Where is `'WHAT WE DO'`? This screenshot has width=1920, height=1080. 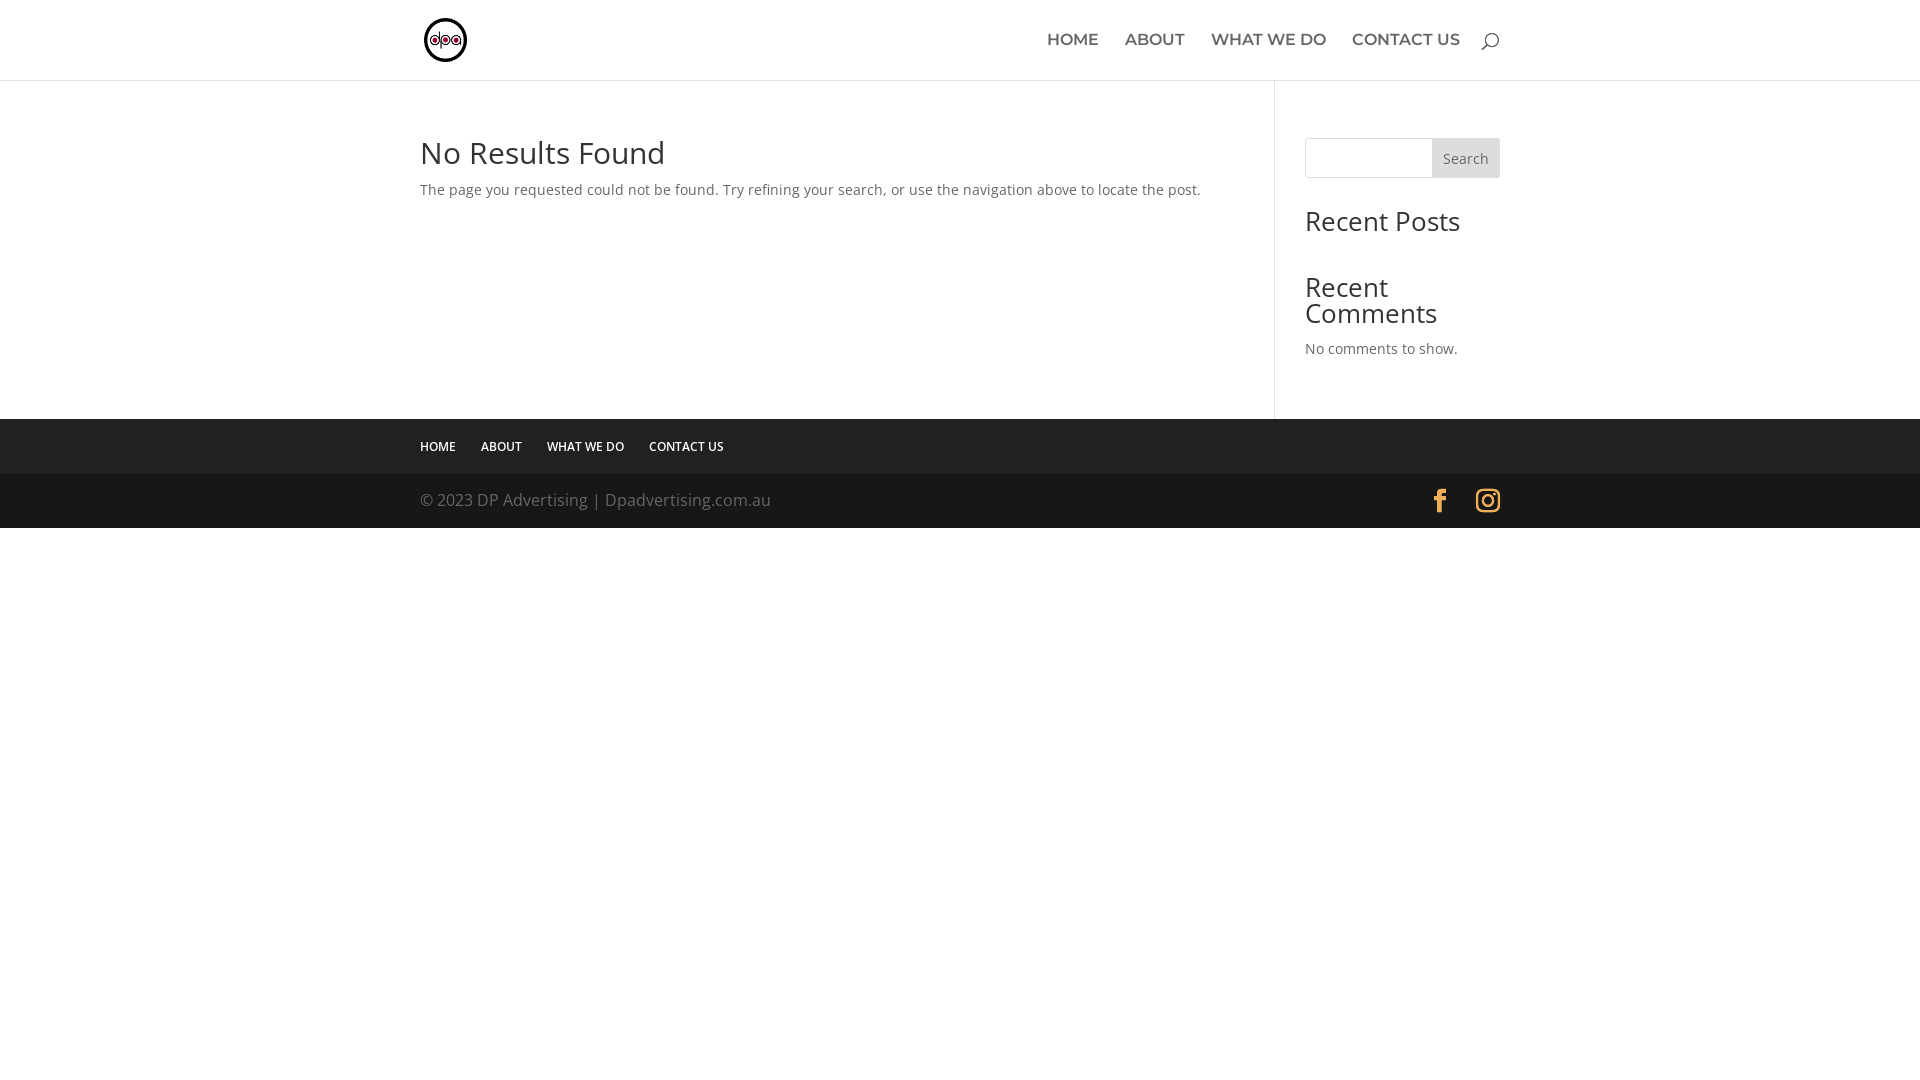 'WHAT WE DO' is located at coordinates (1209, 55).